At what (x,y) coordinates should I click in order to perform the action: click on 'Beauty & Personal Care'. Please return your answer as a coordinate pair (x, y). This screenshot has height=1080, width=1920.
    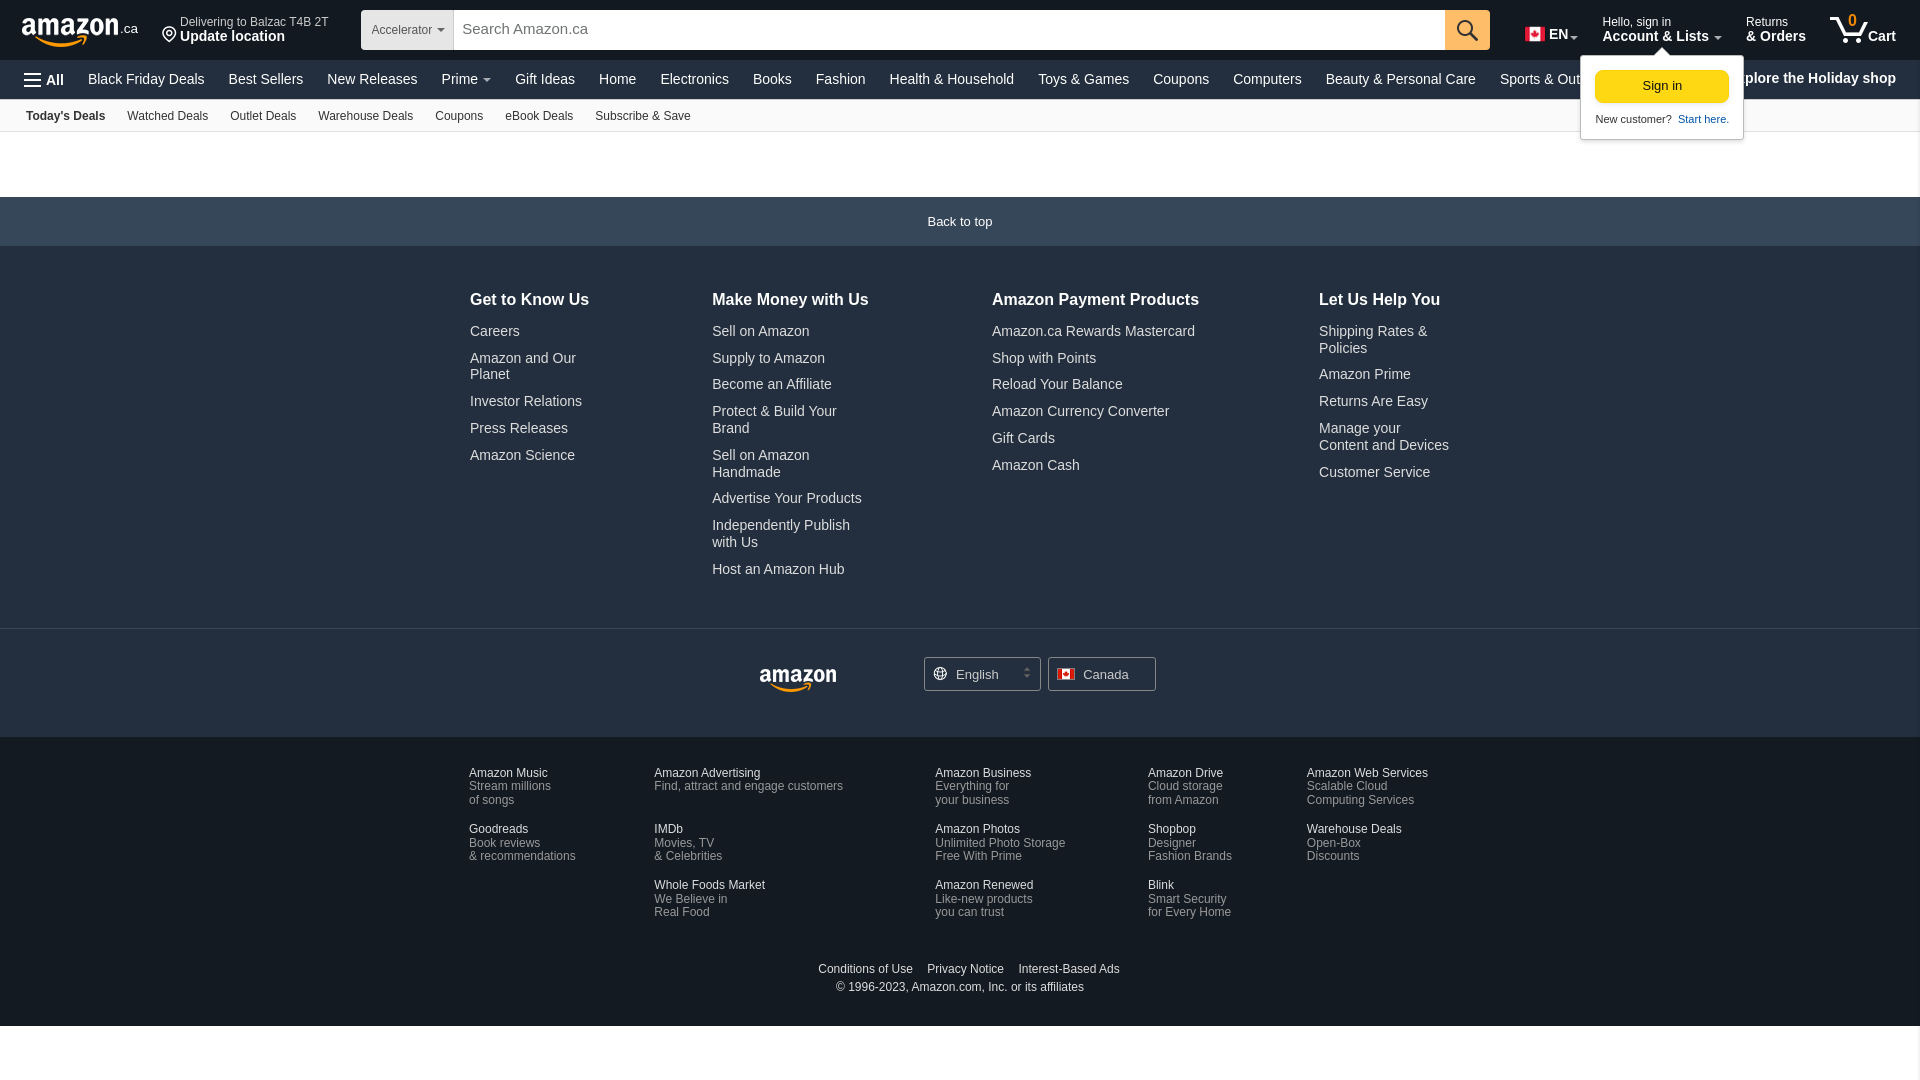
    Looking at the image, I should click on (1400, 77).